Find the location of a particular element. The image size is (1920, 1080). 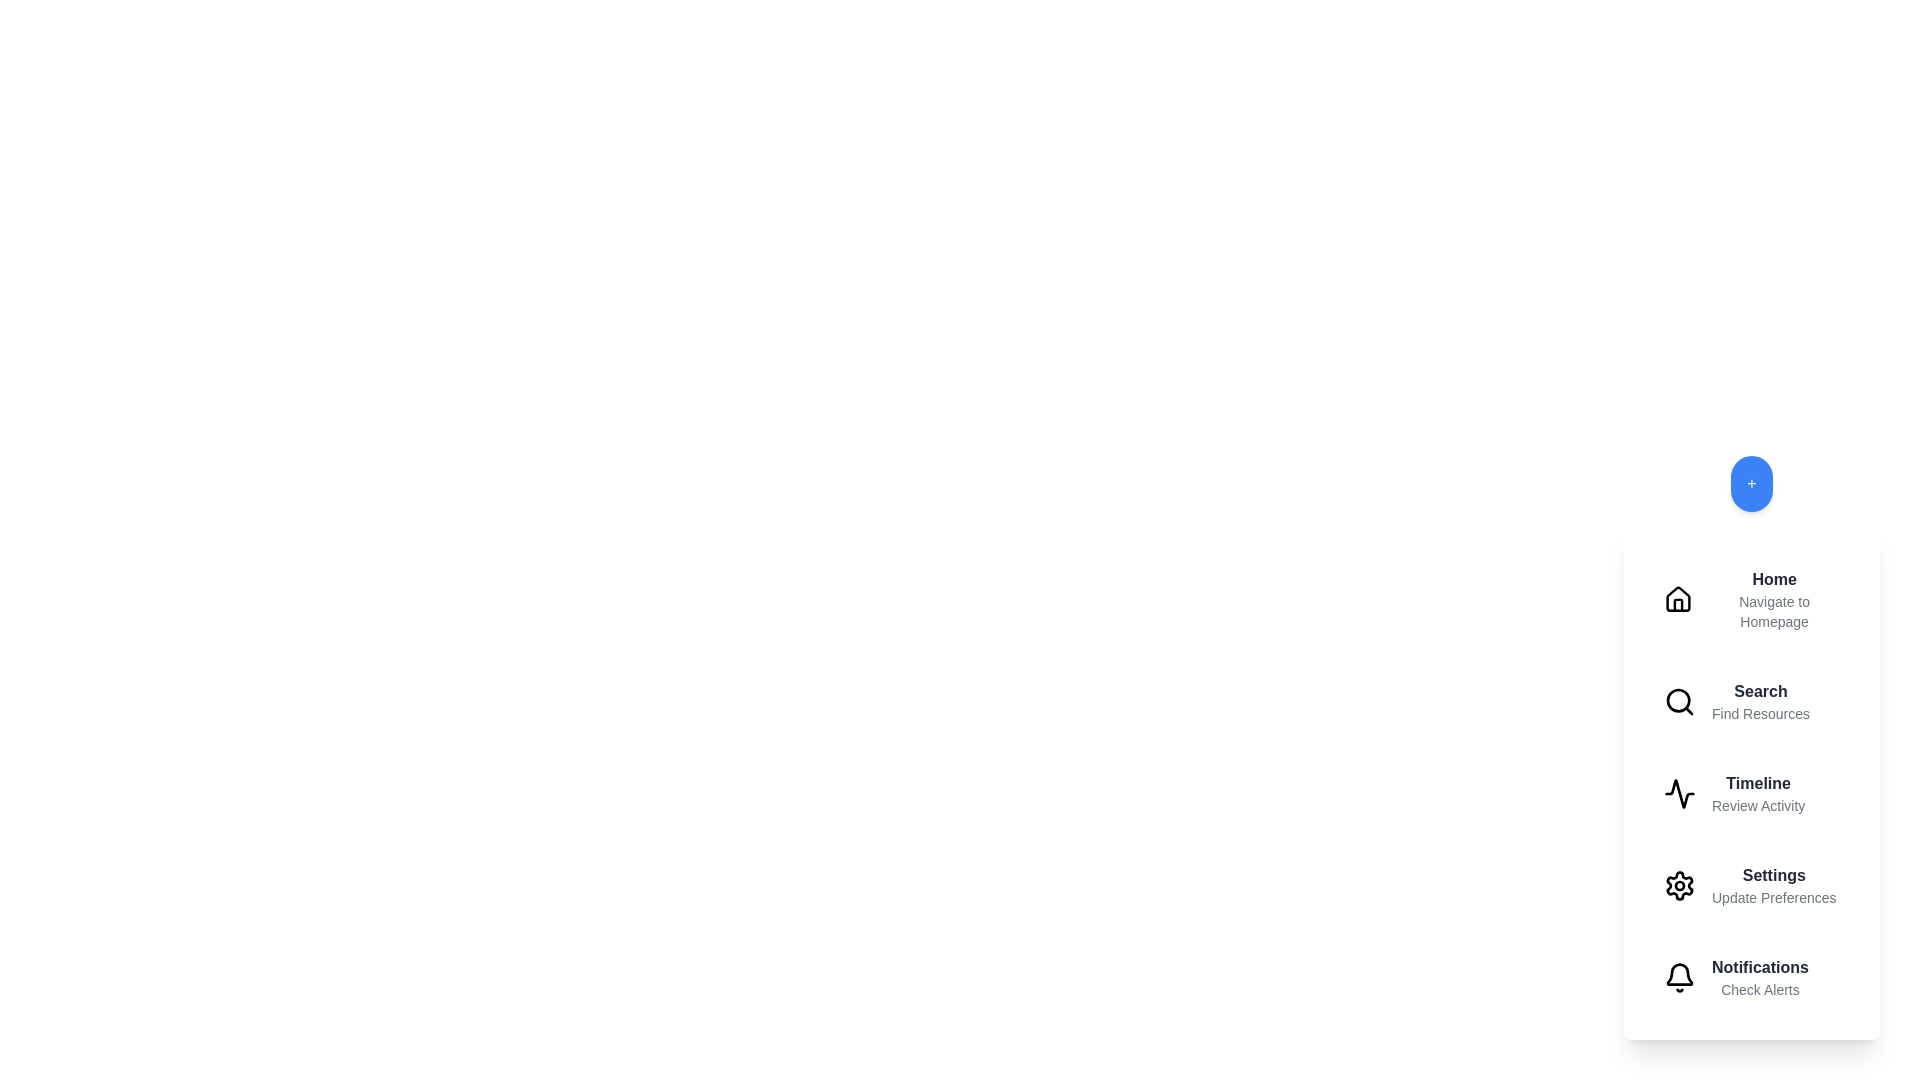

the descriptive text of the menu item labeled Home to select it is located at coordinates (1774, 611).